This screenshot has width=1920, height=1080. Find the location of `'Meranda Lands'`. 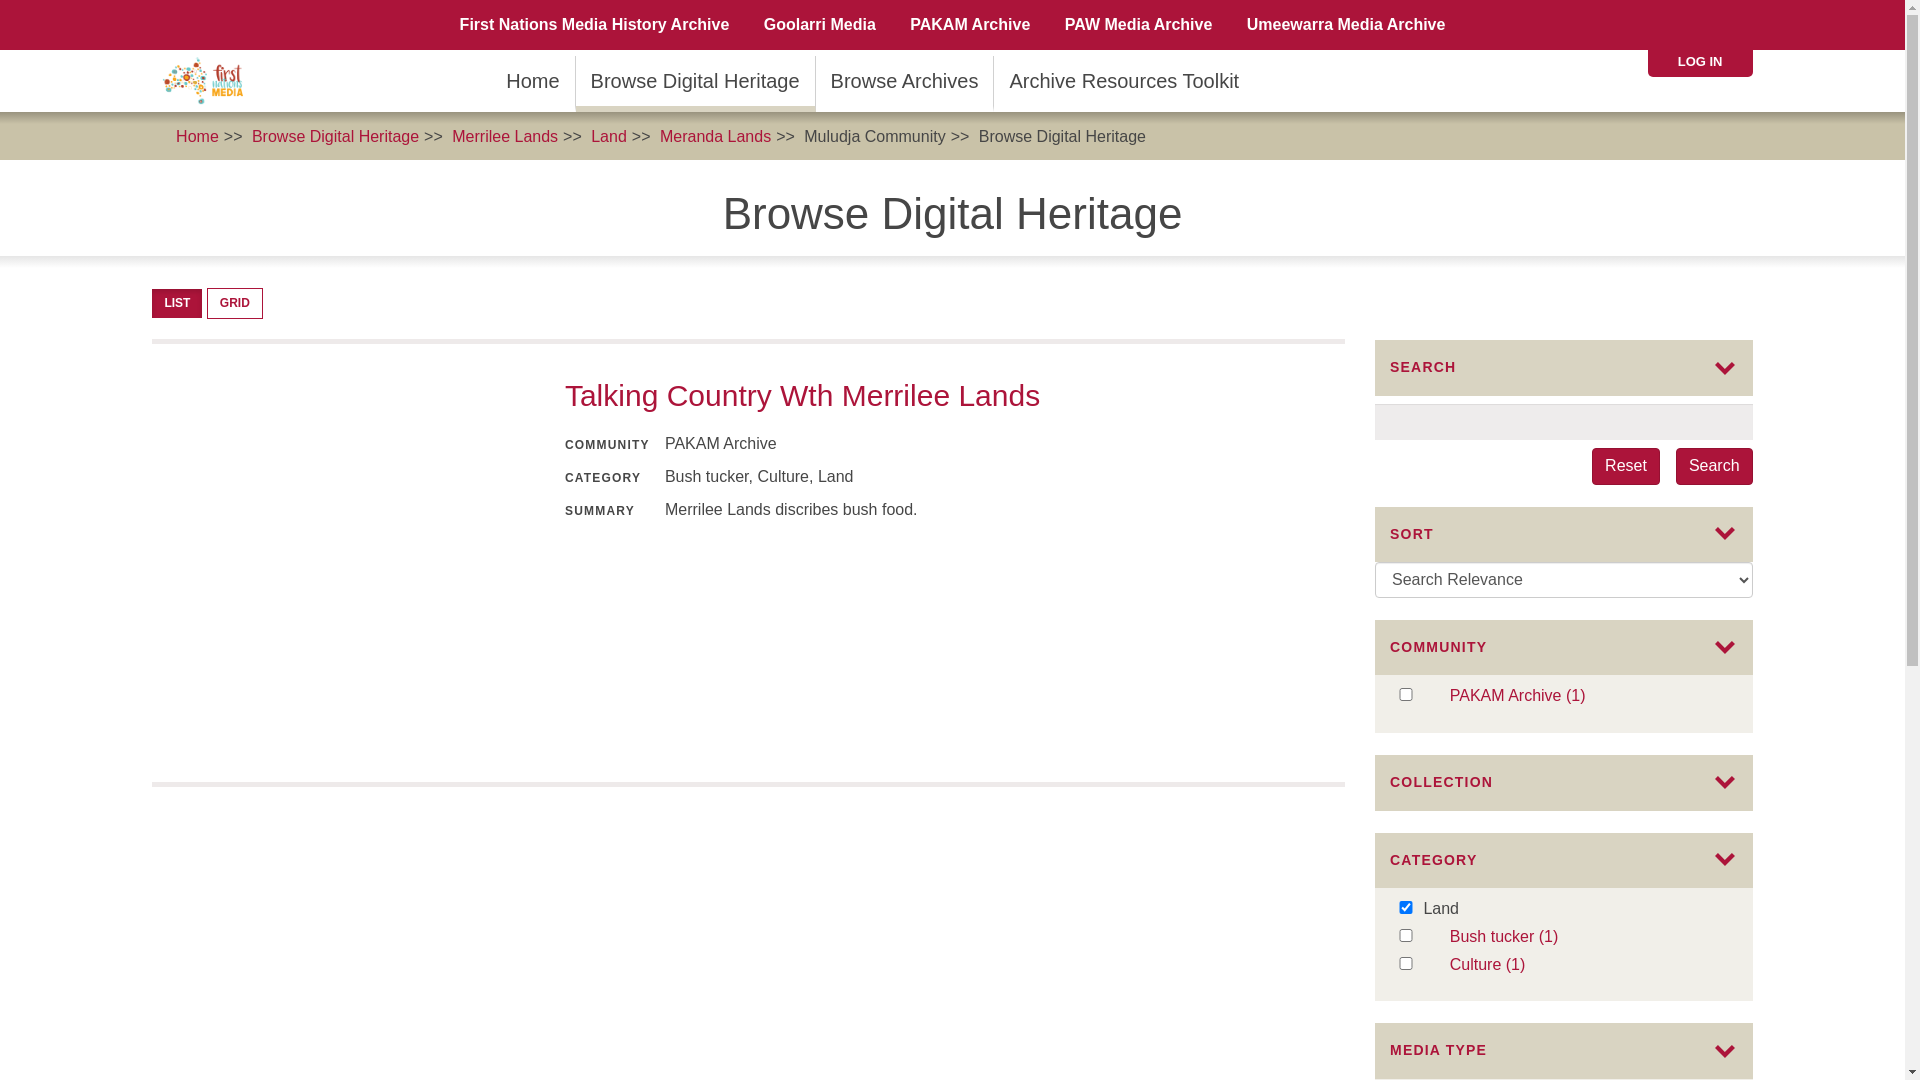

'Meranda Lands' is located at coordinates (715, 135).